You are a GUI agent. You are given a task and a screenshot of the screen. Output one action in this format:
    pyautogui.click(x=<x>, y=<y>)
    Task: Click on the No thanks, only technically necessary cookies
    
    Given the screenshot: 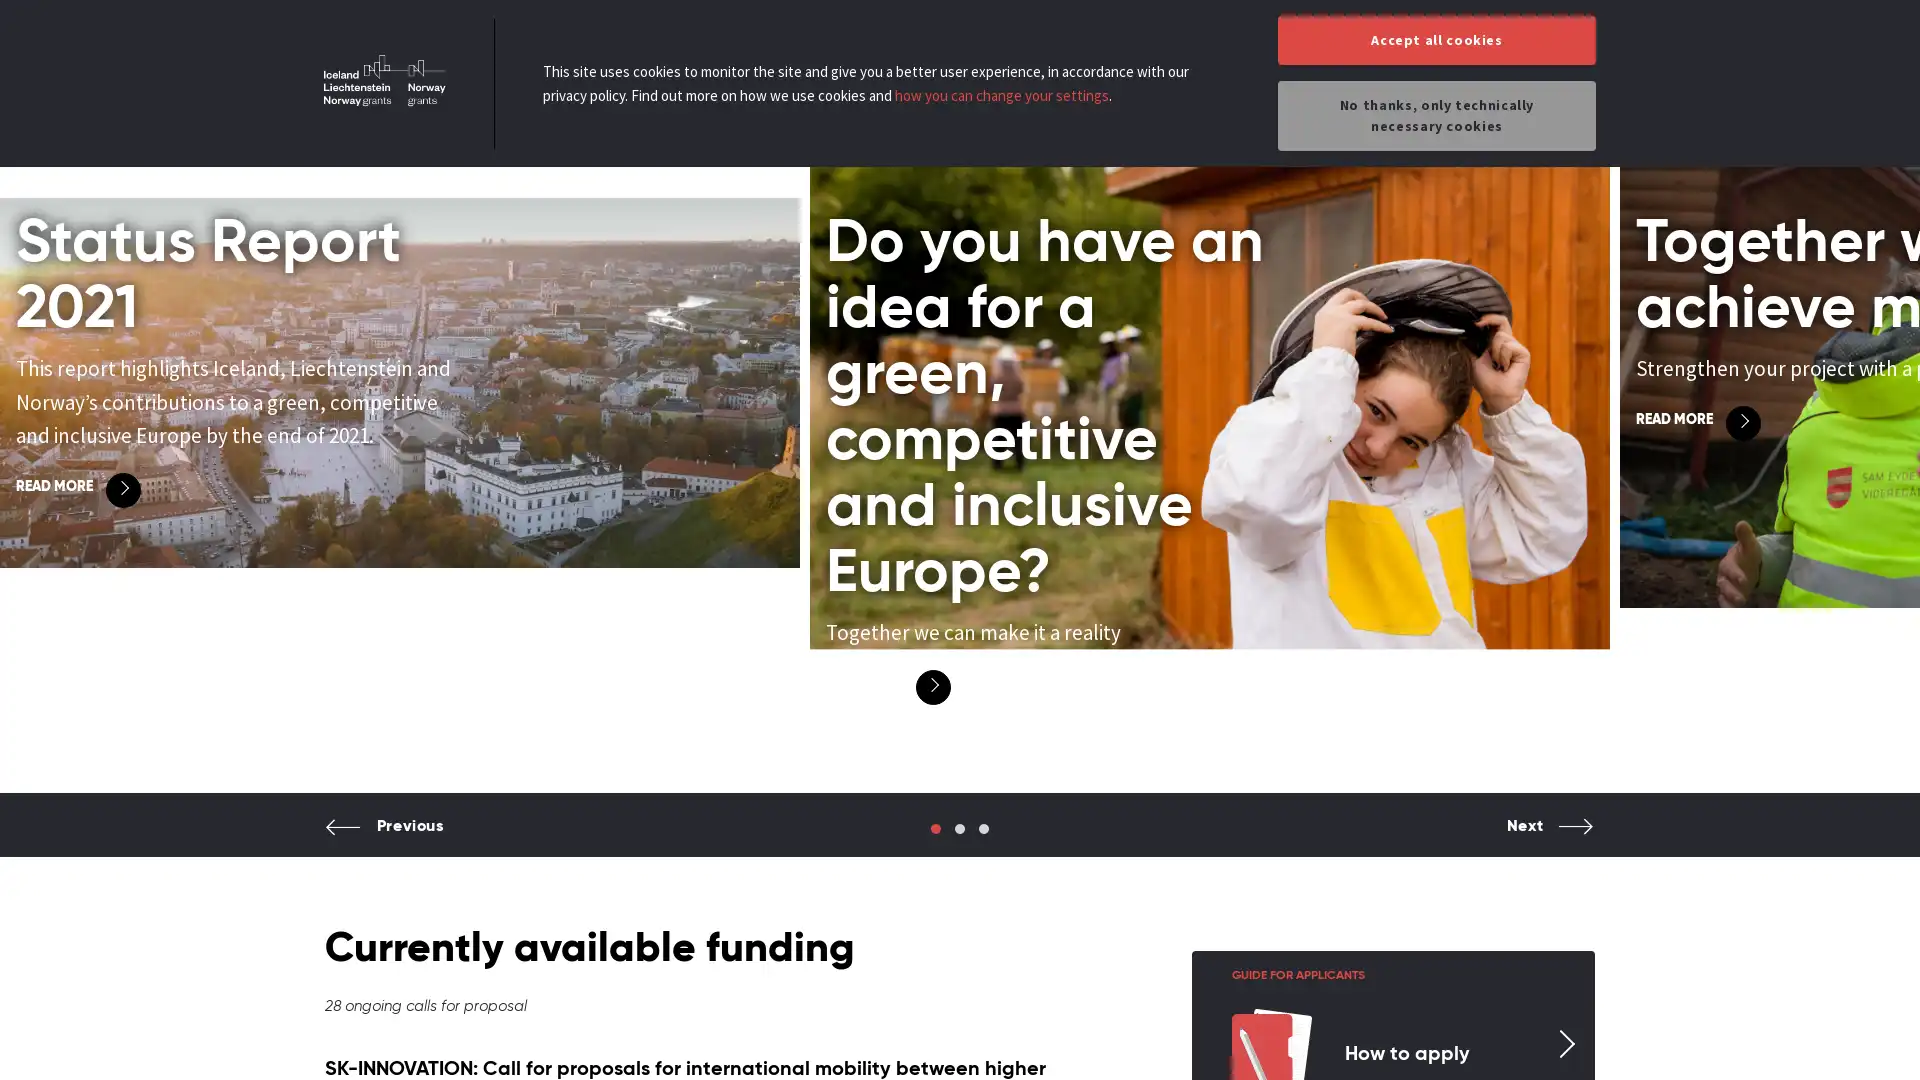 What is the action you would take?
    pyautogui.click(x=1435, y=115)
    